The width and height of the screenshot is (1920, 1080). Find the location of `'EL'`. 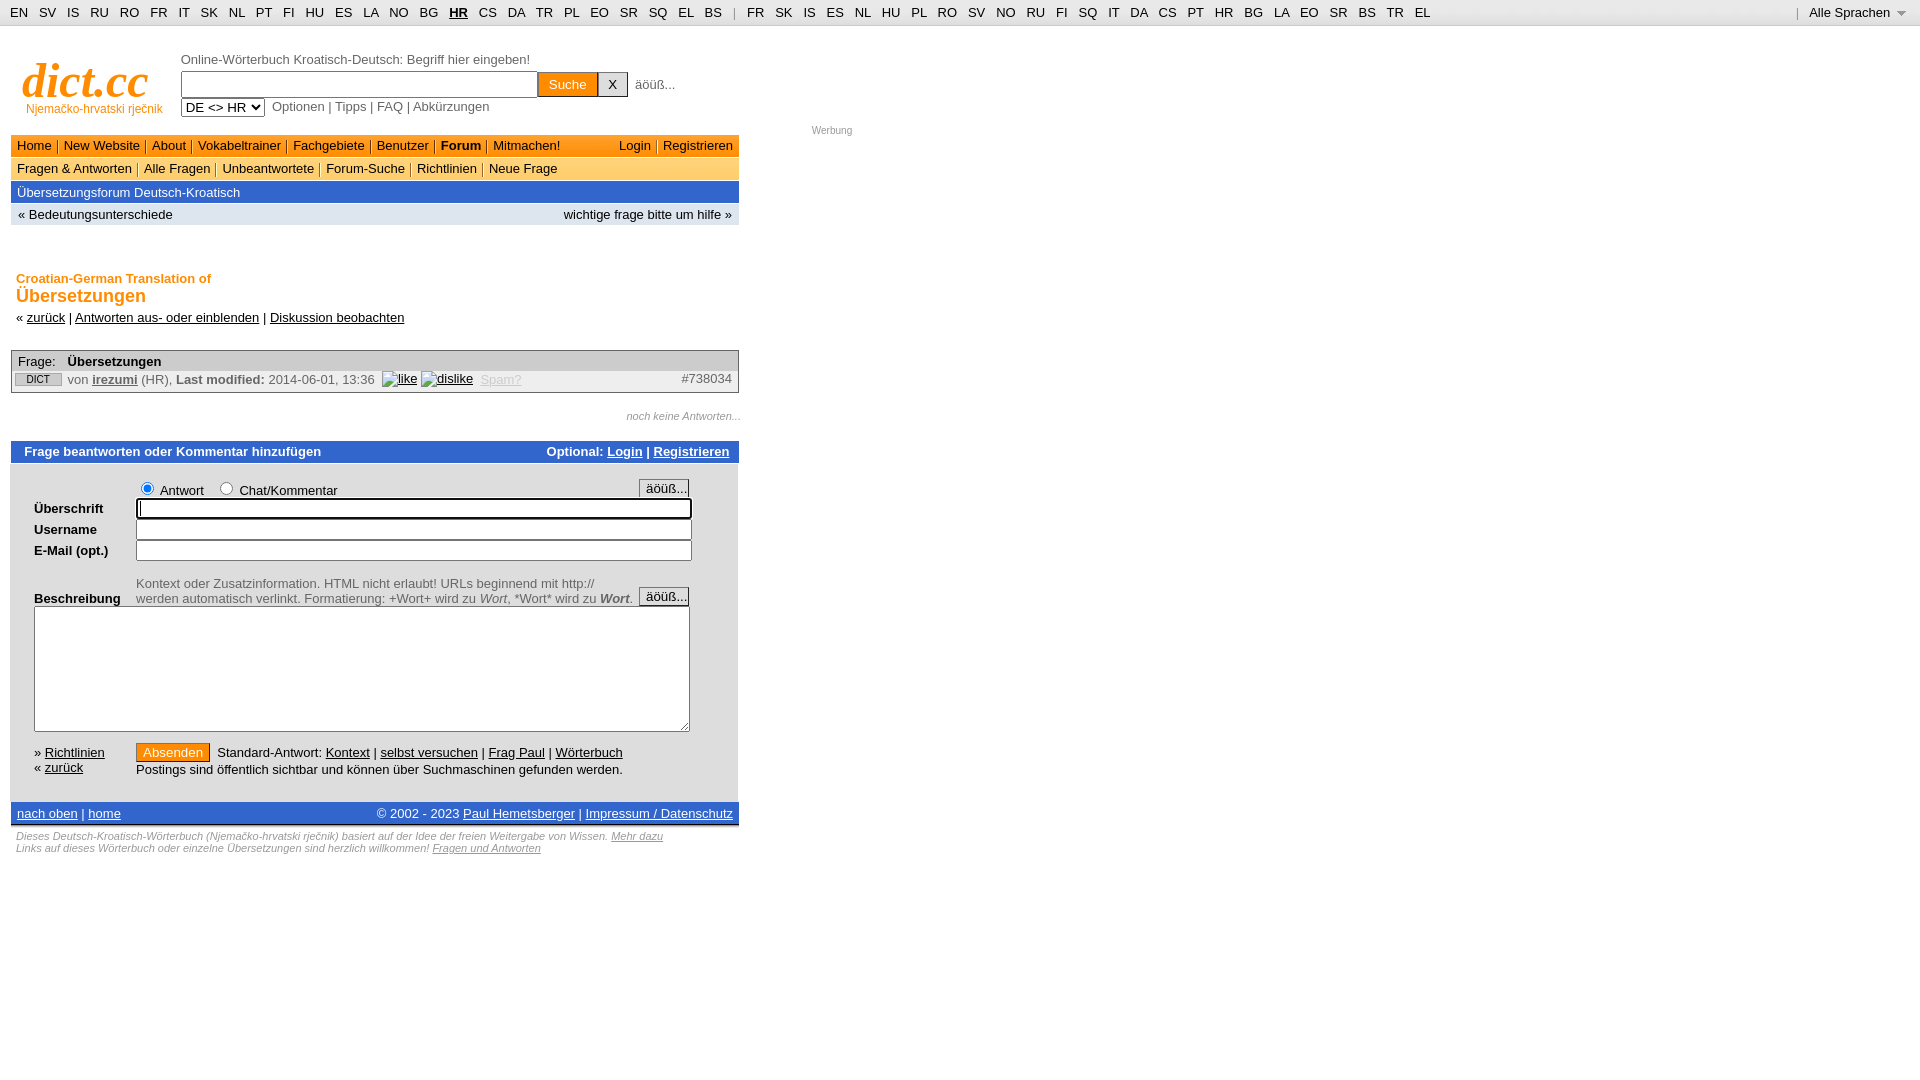

'EL' is located at coordinates (685, 12).